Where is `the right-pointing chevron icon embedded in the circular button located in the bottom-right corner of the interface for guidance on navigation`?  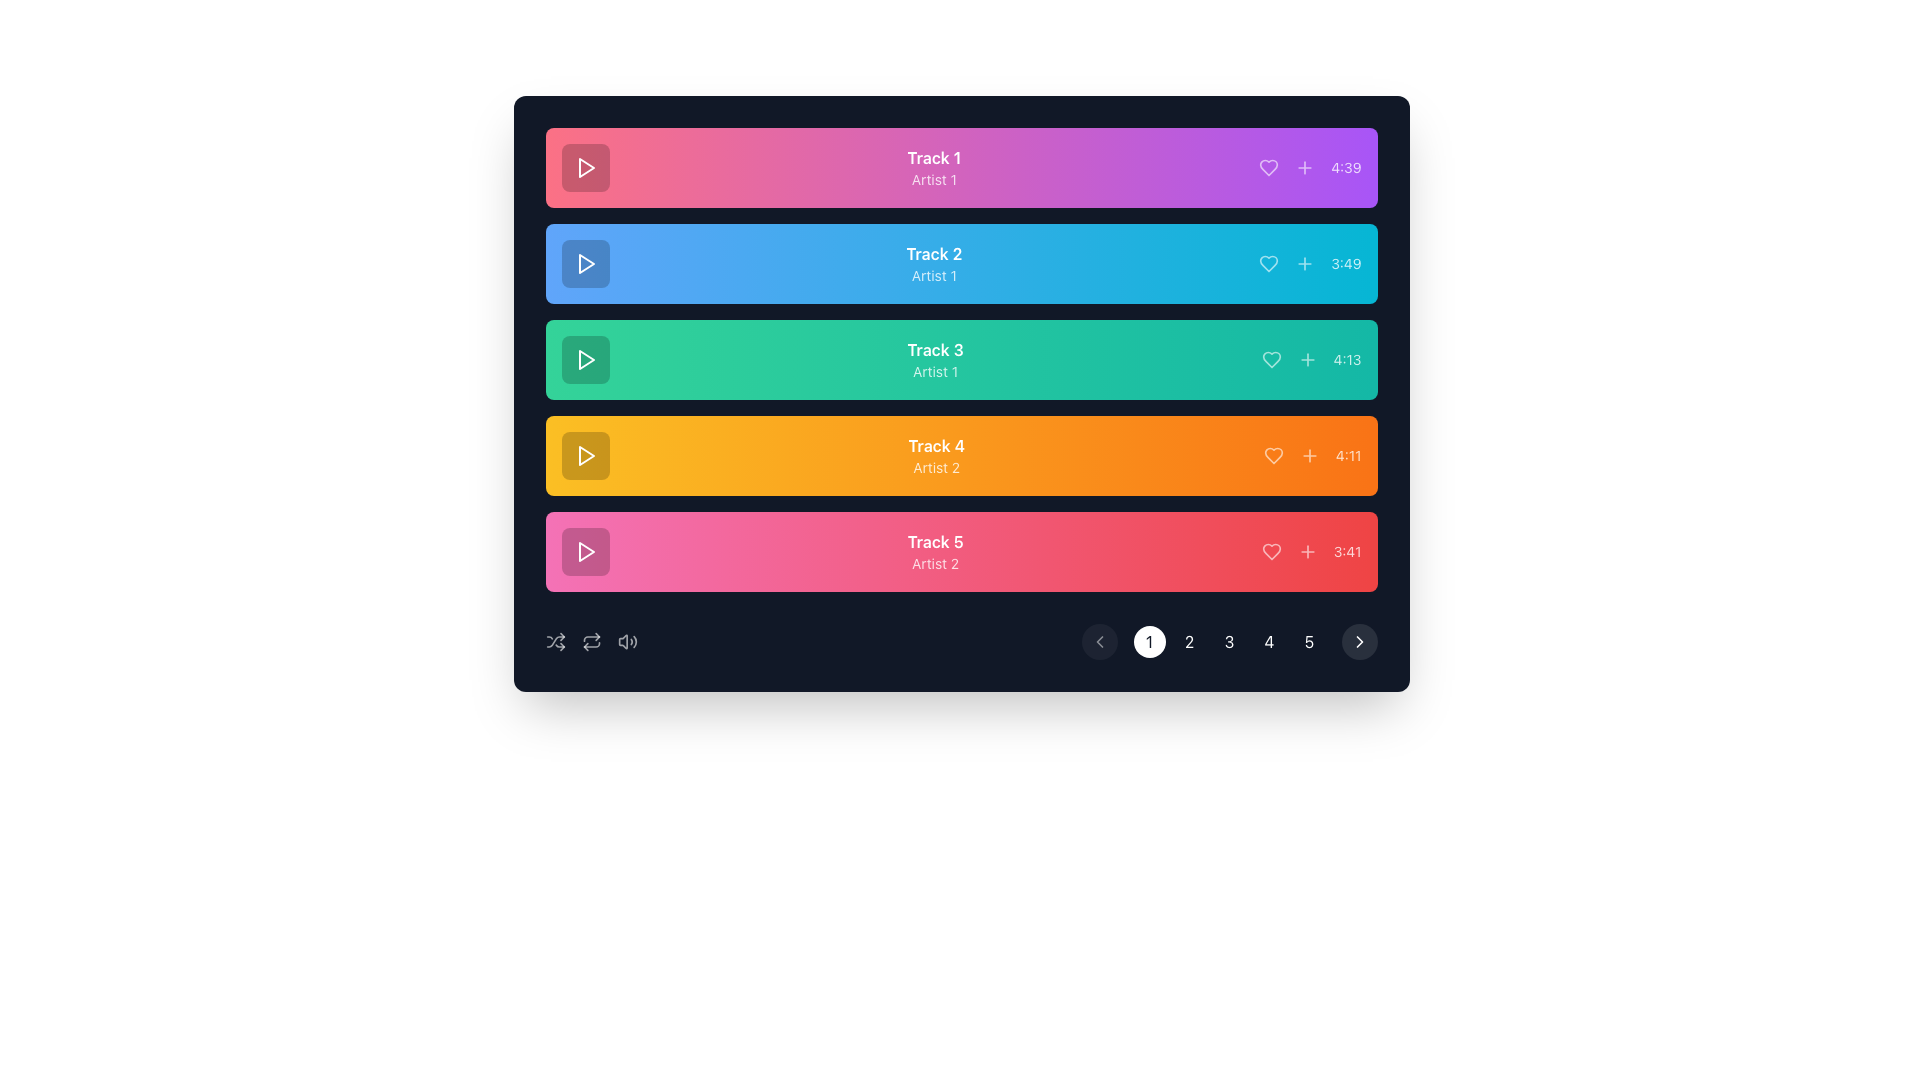 the right-pointing chevron icon embedded in the circular button located in the bottom-right corner of the interface for guidance on navigation is located at coordinates (1359, 641).